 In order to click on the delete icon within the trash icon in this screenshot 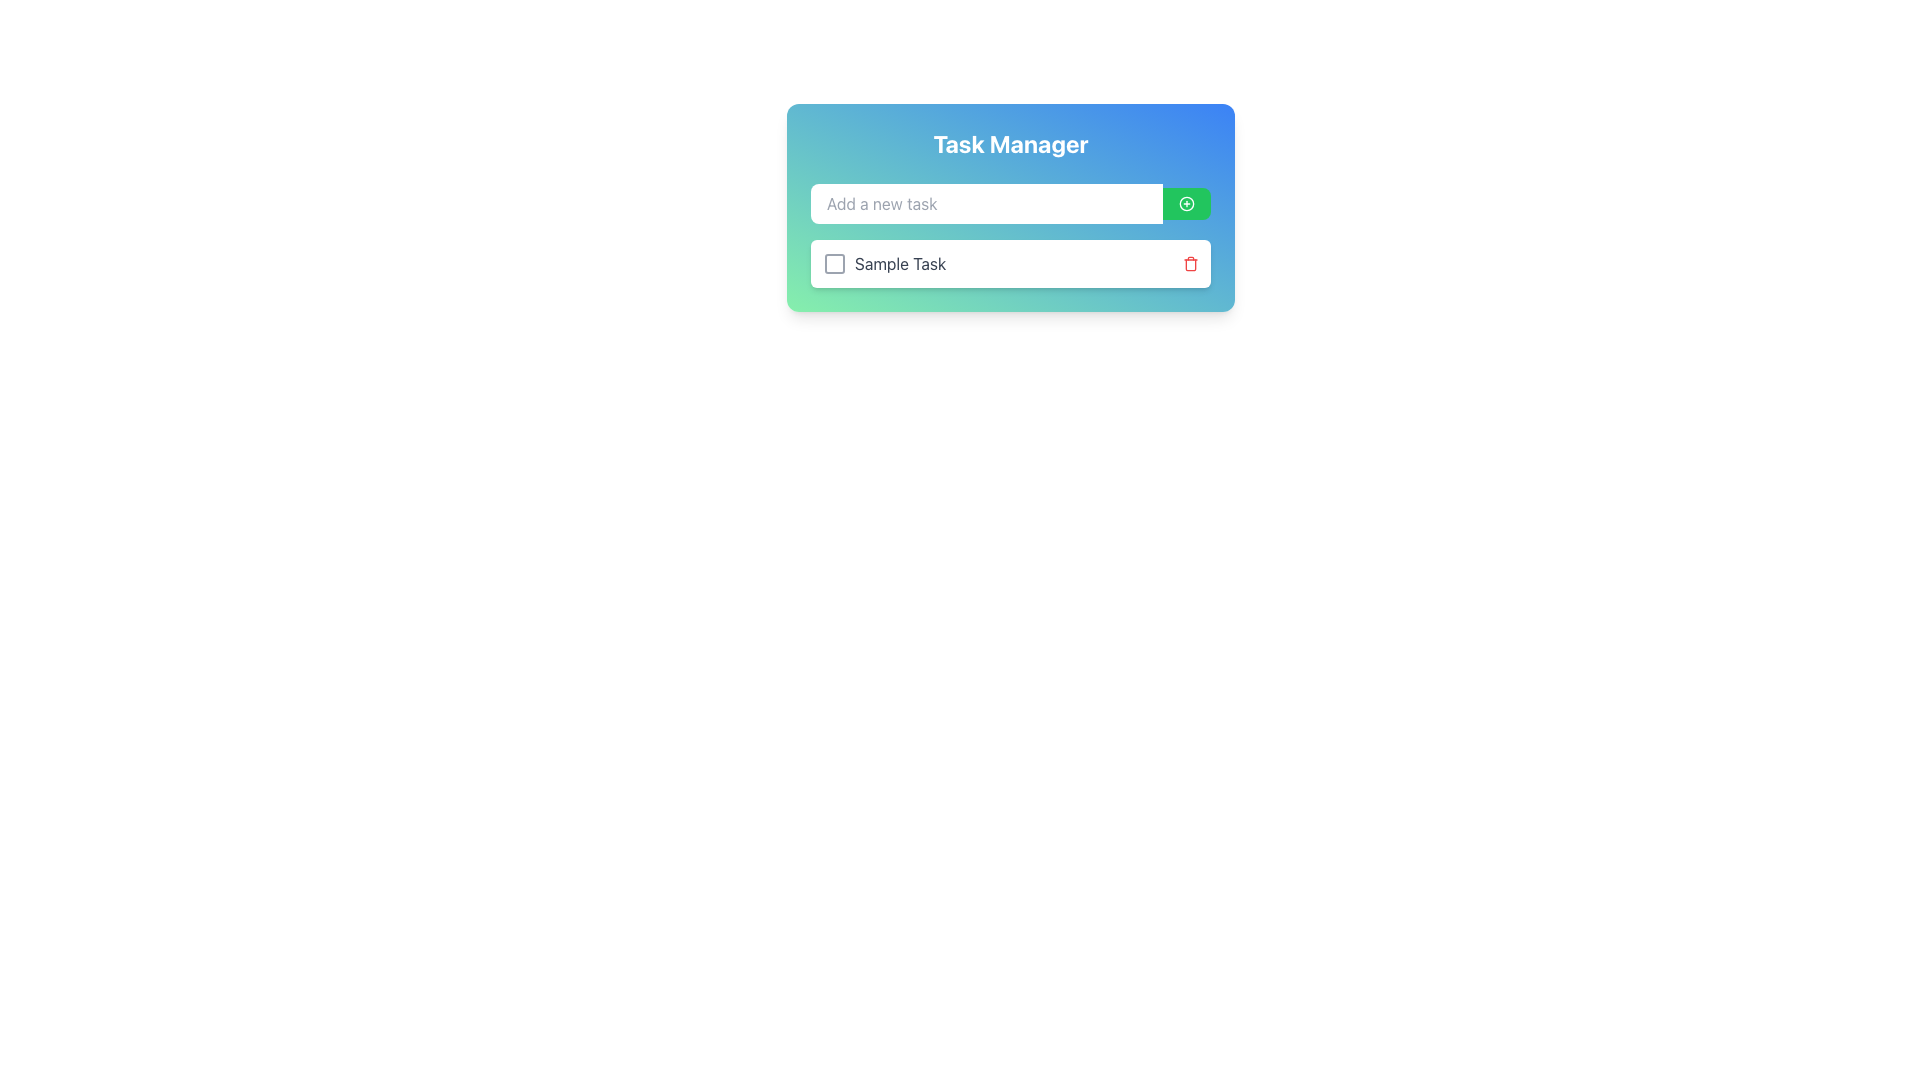, I will do `click(1190, 264)`.